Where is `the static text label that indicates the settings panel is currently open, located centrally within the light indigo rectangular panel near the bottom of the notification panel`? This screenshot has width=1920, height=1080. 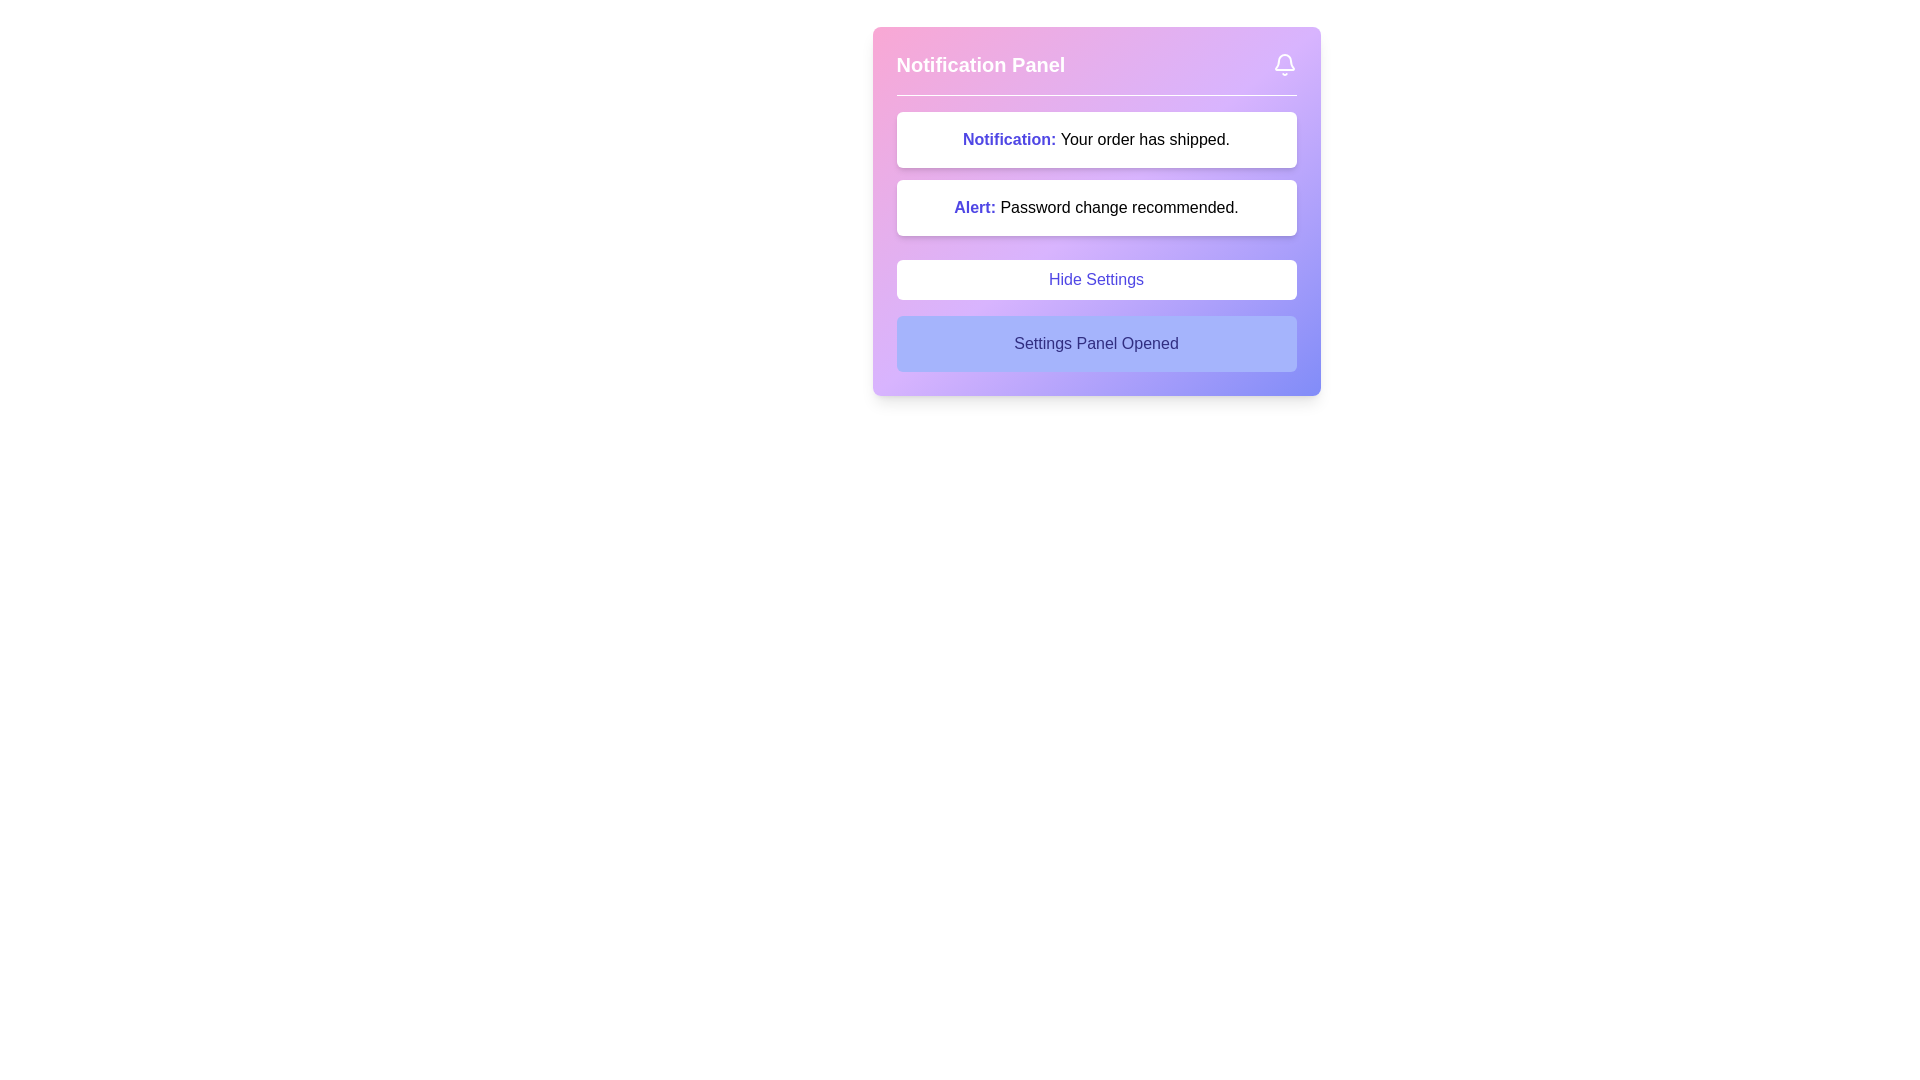
the static text label that indicates the settings panel is currently open, located centrally within the light indigo rectangular panel near the bottom of the notification panel is located at coordinates (1095, 342).